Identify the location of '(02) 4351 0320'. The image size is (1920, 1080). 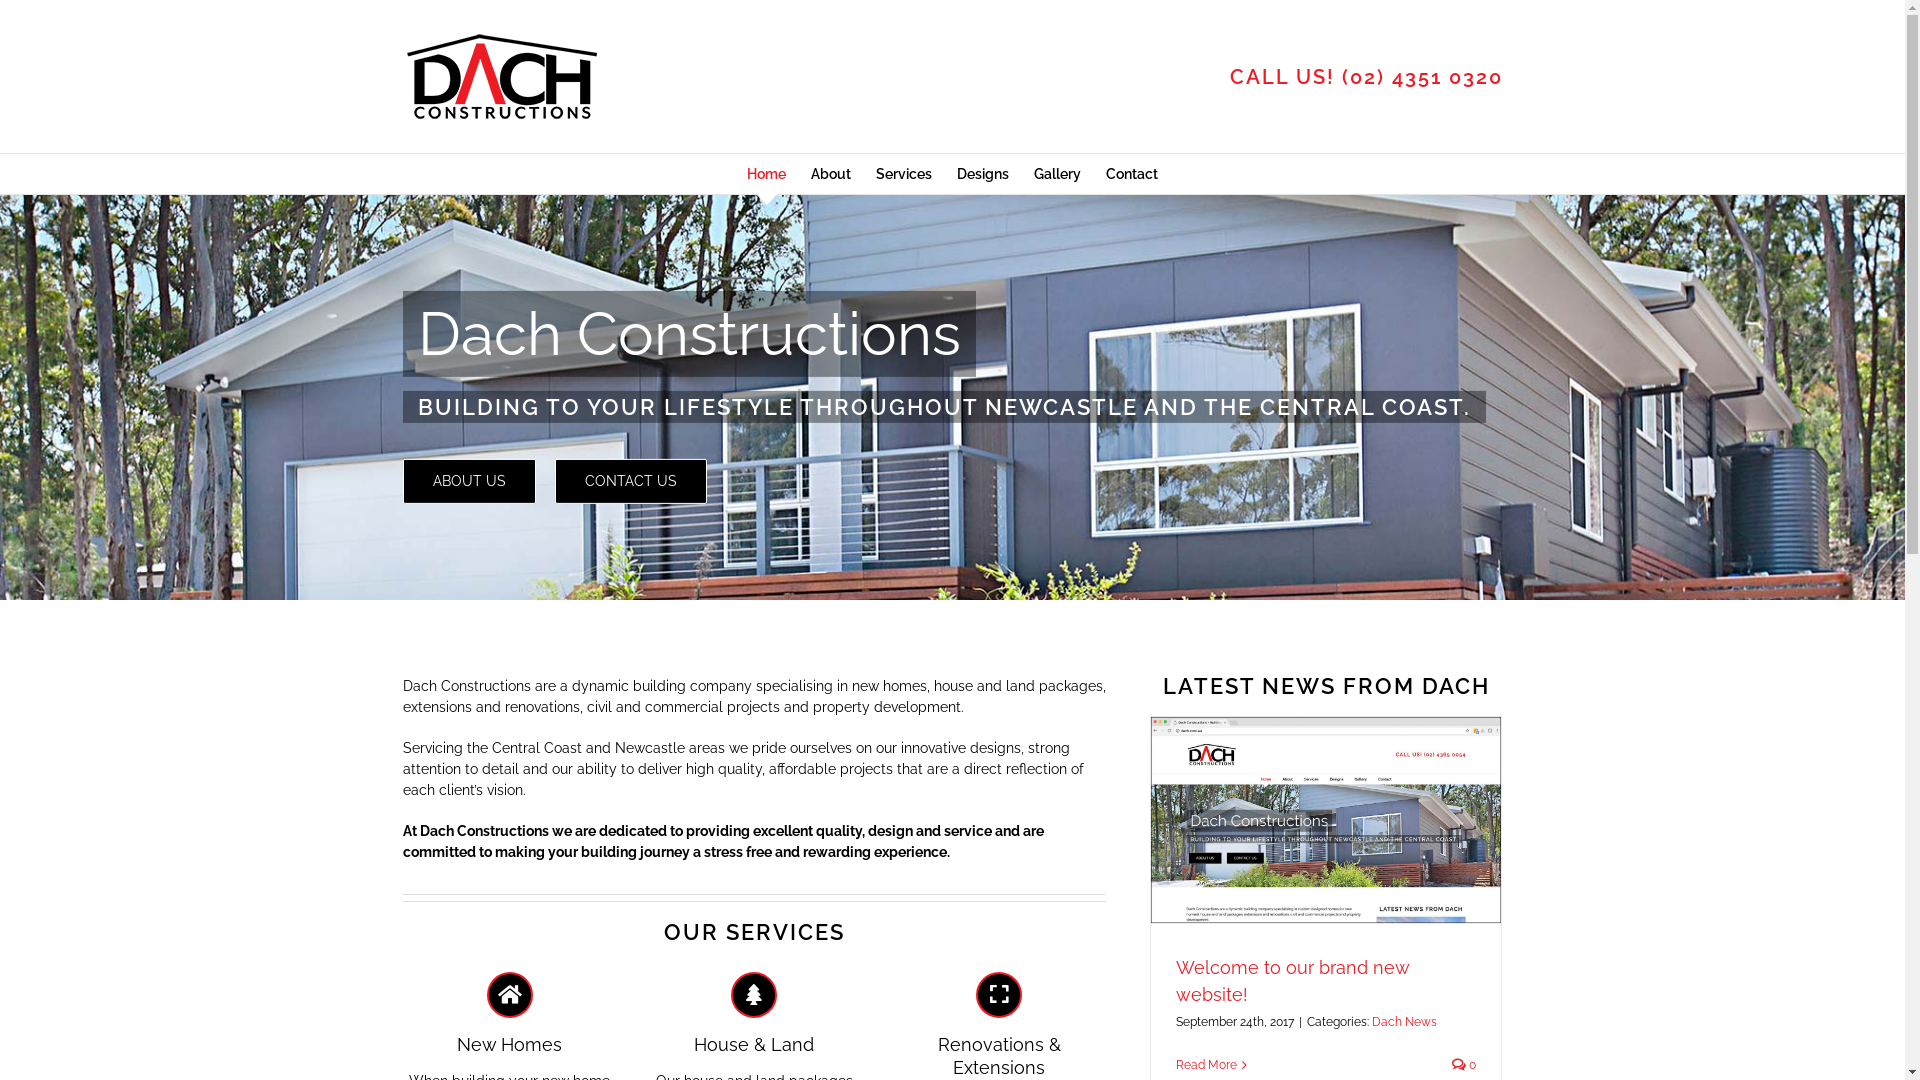
(1342, 75).